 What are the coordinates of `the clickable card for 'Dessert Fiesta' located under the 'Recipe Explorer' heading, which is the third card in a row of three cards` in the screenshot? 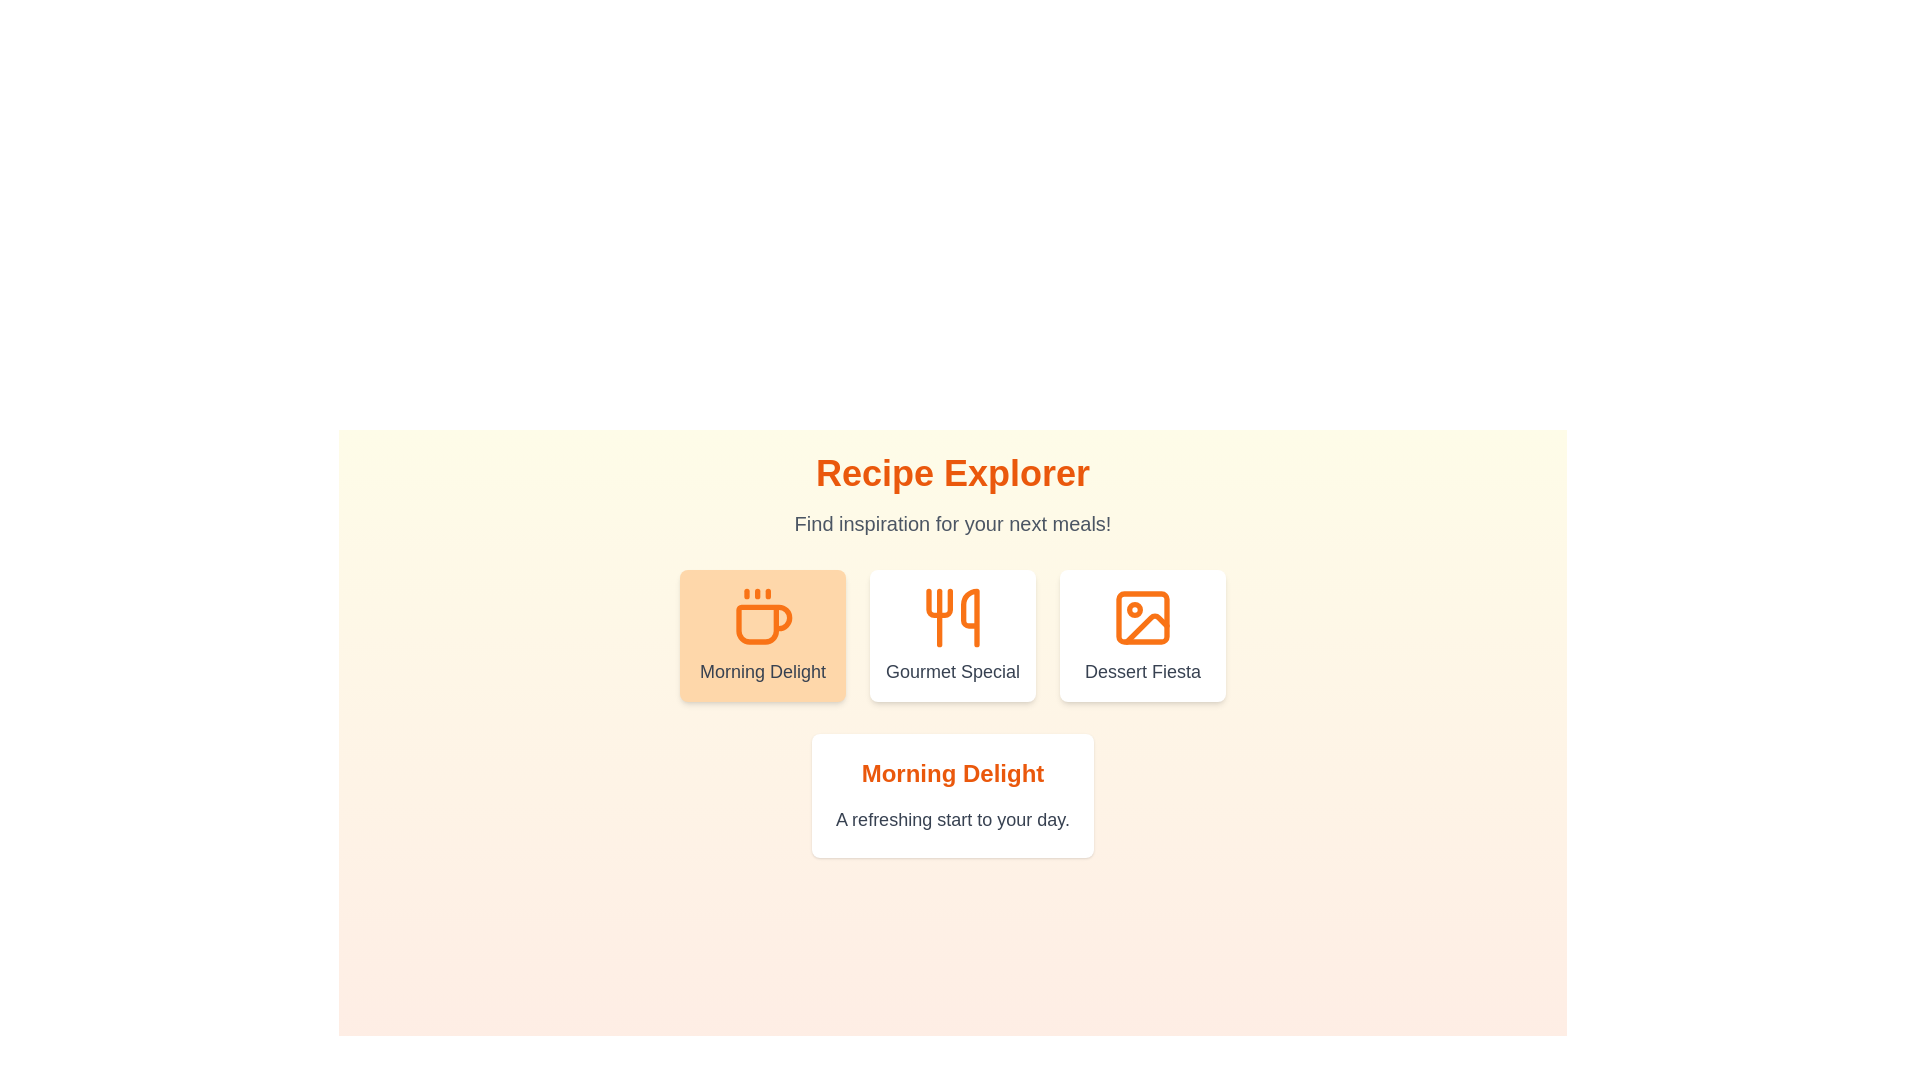 It's located at (1142, 636).